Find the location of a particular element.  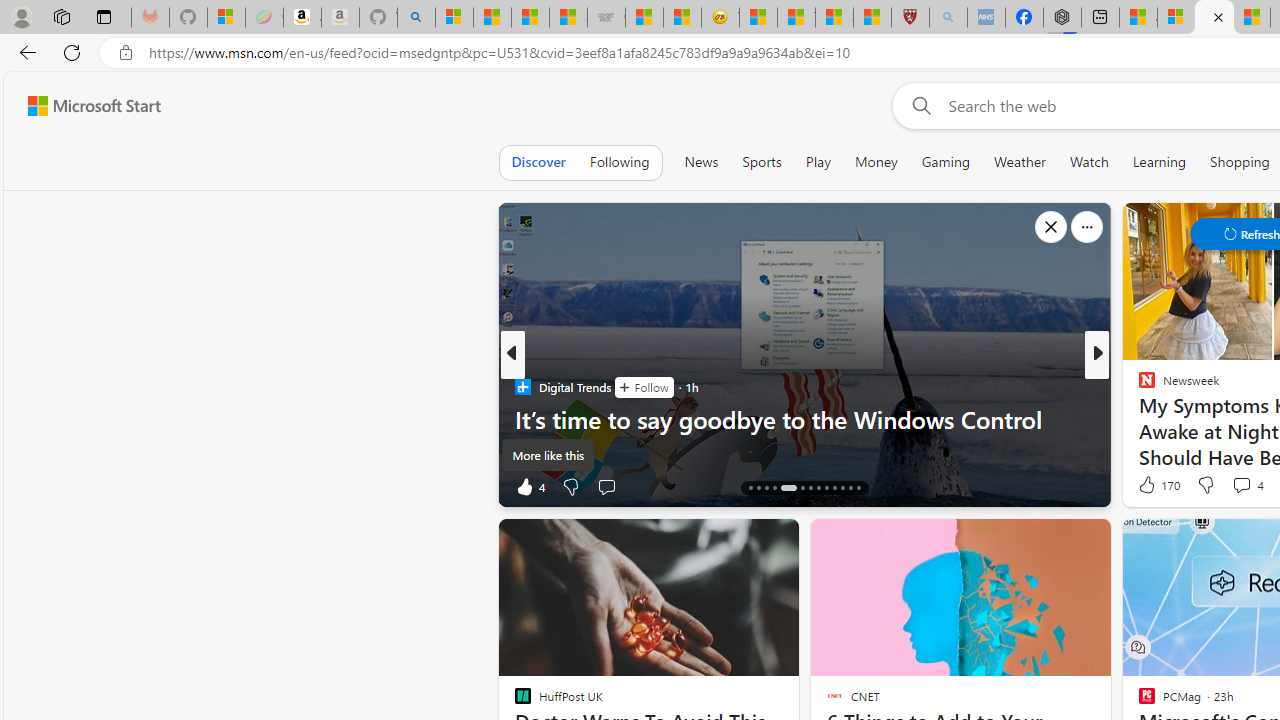

'TODAY' is located at coordinates (1138, 387).